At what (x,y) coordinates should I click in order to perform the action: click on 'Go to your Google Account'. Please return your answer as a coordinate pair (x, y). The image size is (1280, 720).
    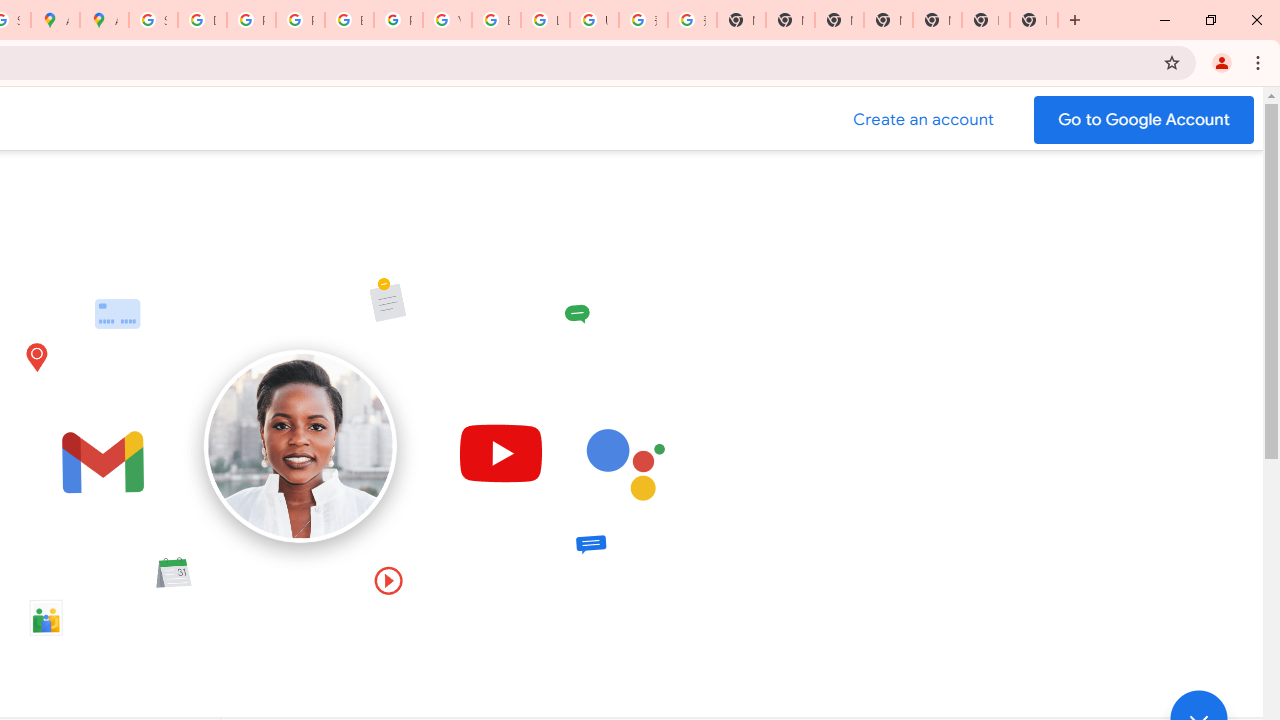
    Looking at the image, I should click on (1144, 119).